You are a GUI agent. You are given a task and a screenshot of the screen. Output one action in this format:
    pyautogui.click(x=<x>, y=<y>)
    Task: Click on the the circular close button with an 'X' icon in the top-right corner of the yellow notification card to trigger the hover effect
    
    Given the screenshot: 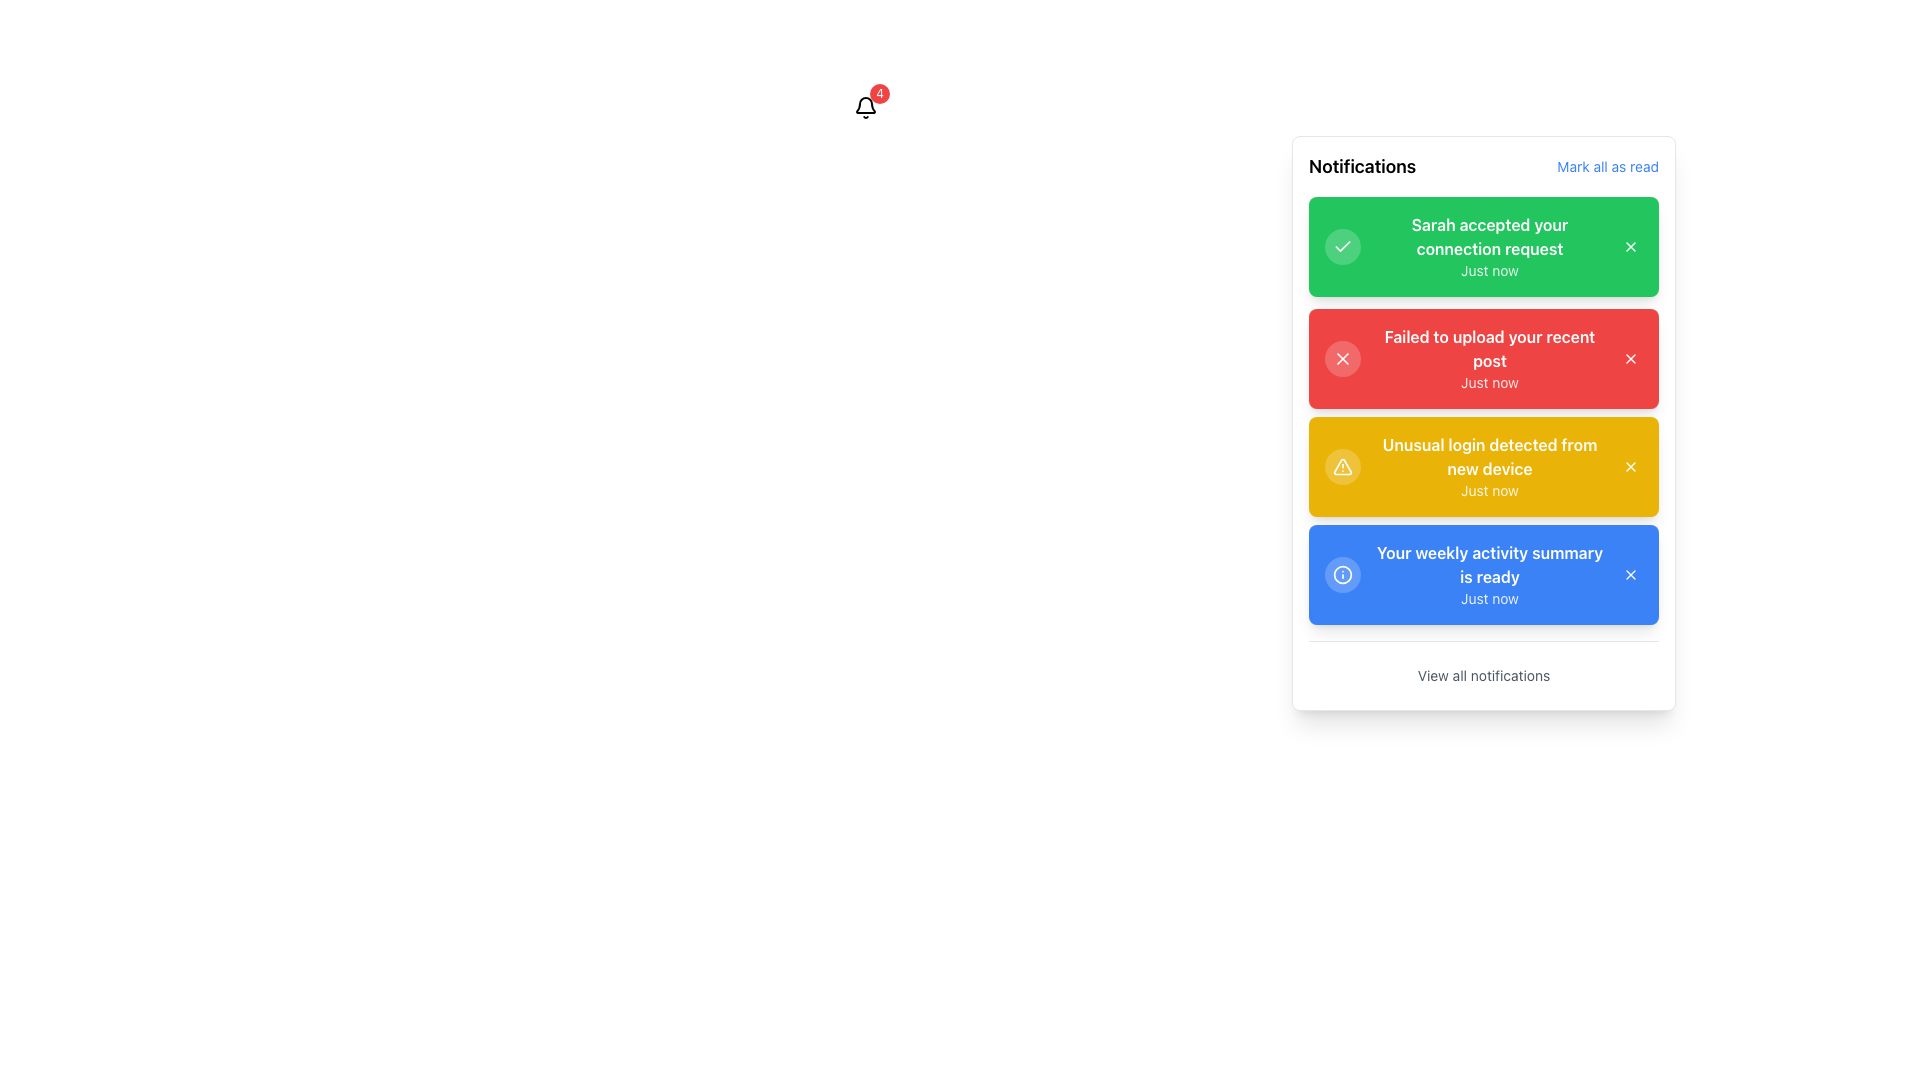 What is the action you would take?
    pyautogui.click(x=1631, y=466)
    